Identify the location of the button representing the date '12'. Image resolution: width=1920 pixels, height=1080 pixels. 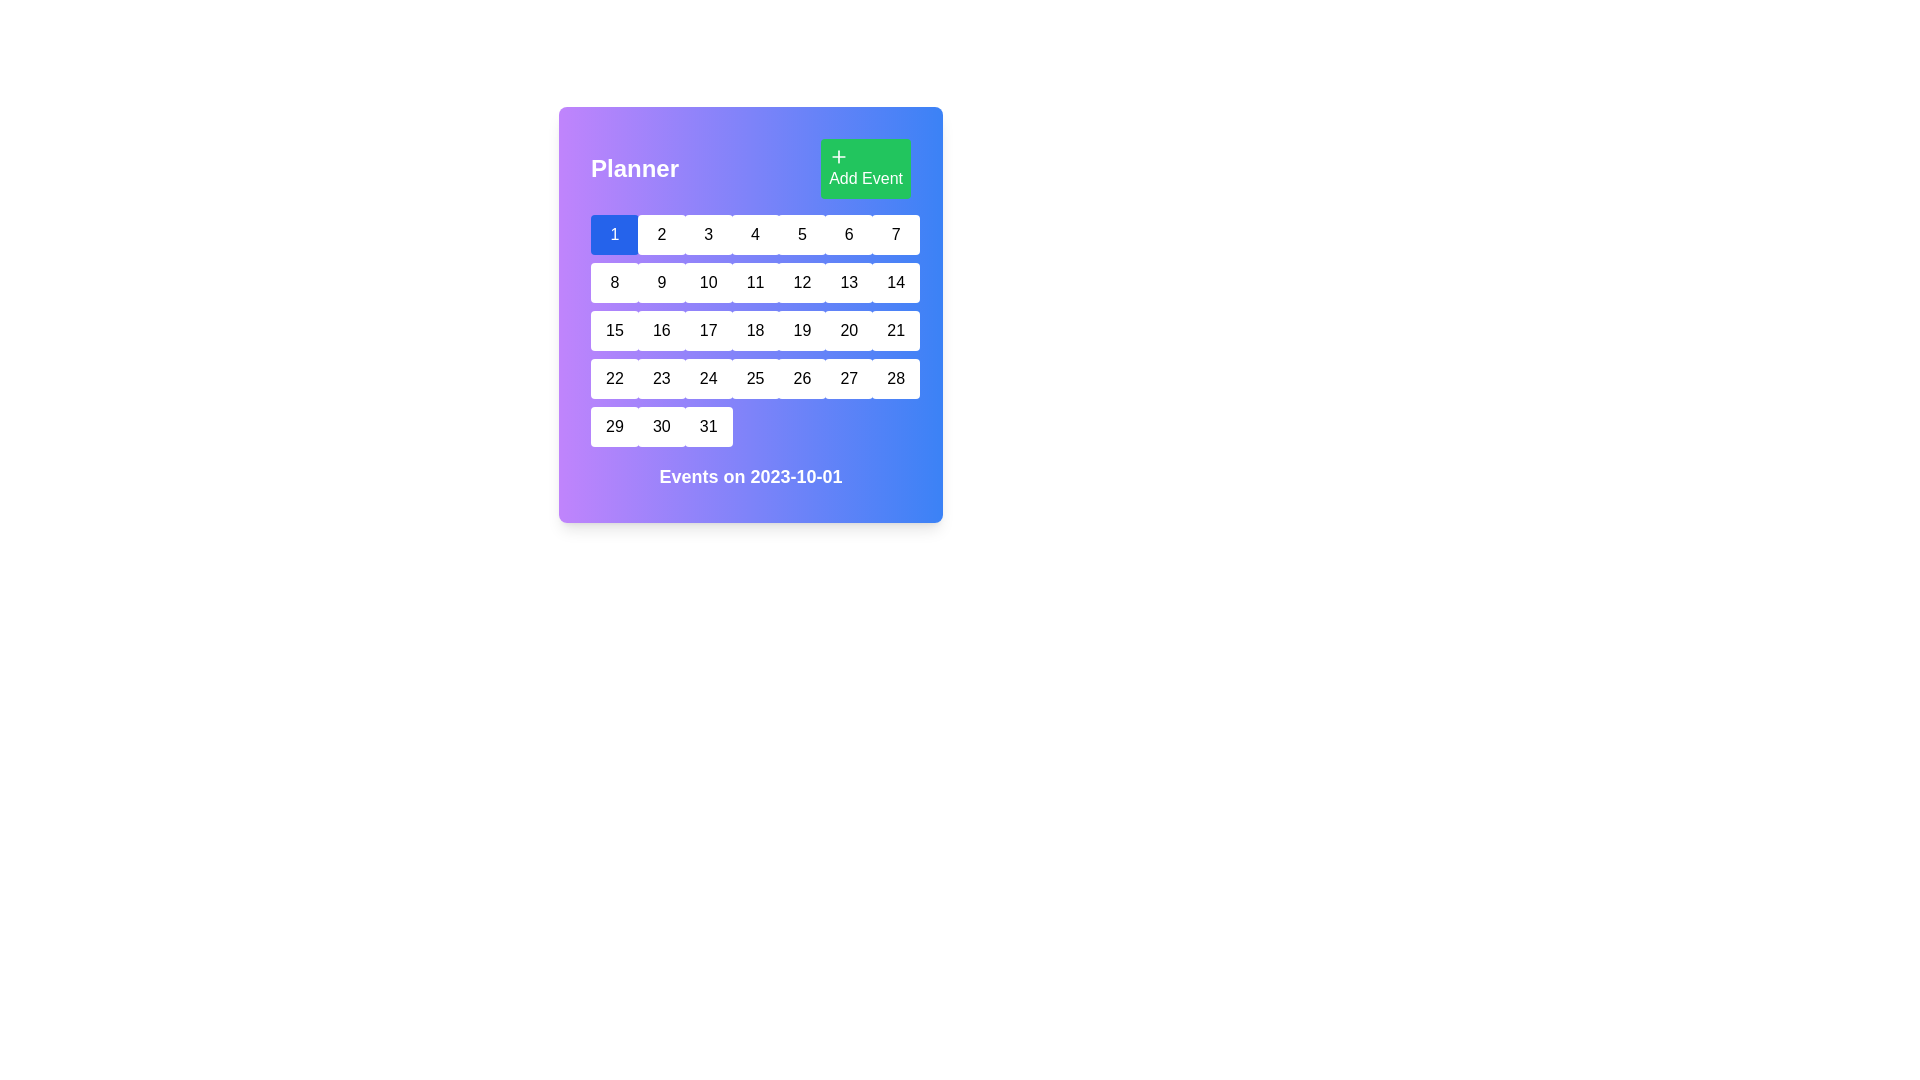
(802, 282).